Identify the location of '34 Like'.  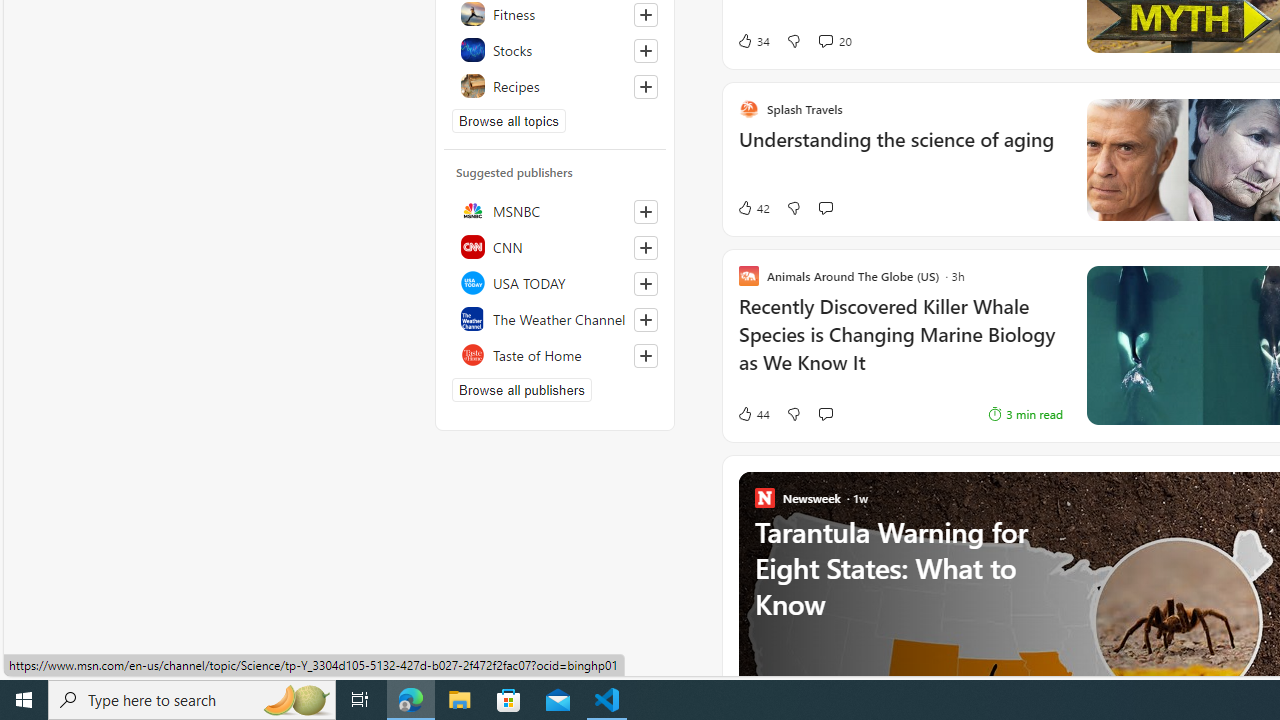
(752, 41).